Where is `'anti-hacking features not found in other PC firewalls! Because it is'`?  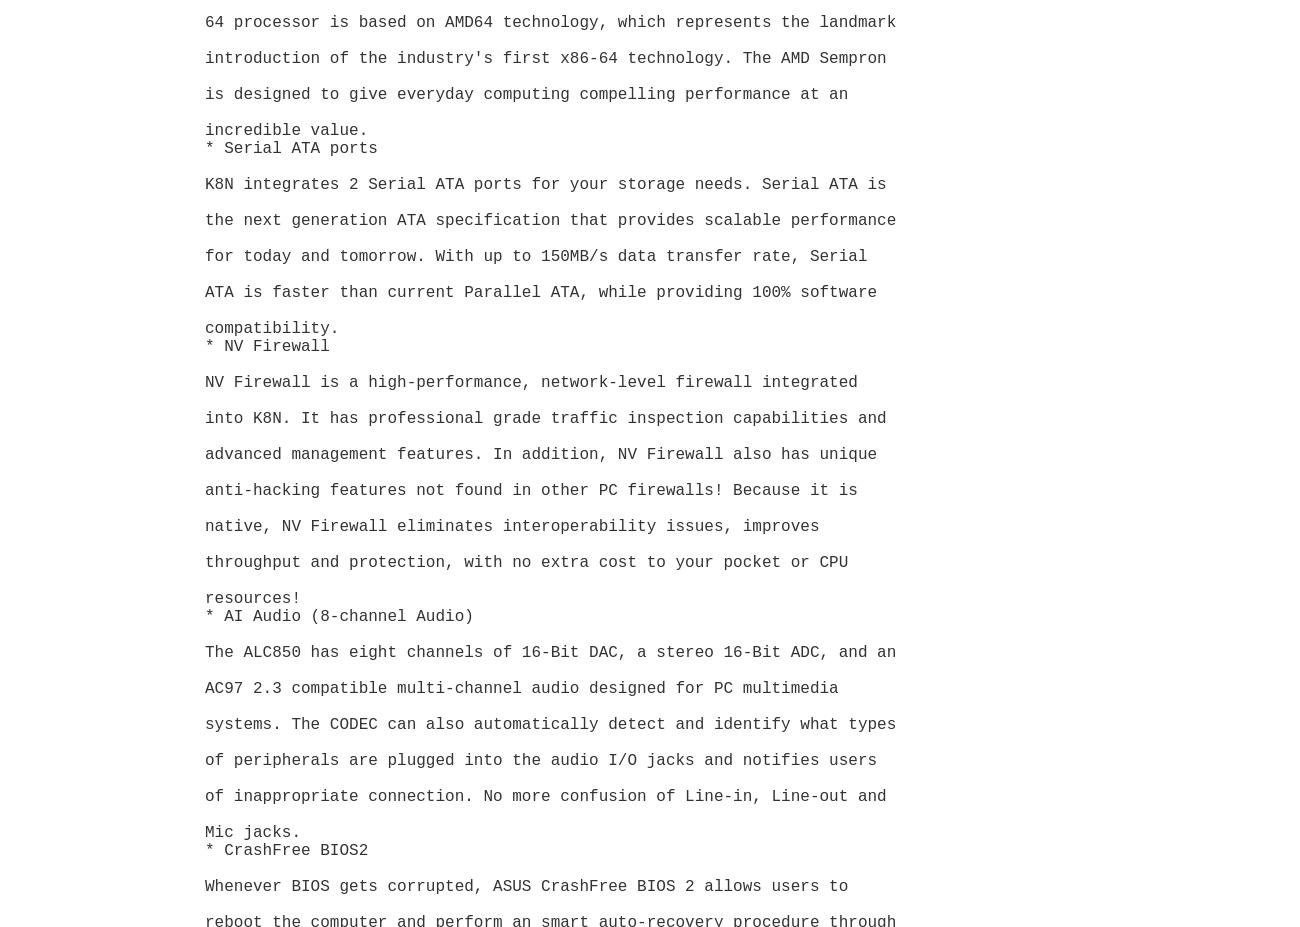
'anti-hacking features not found in other PC firewalls! Because it is' is located at coordinates (535, 491).